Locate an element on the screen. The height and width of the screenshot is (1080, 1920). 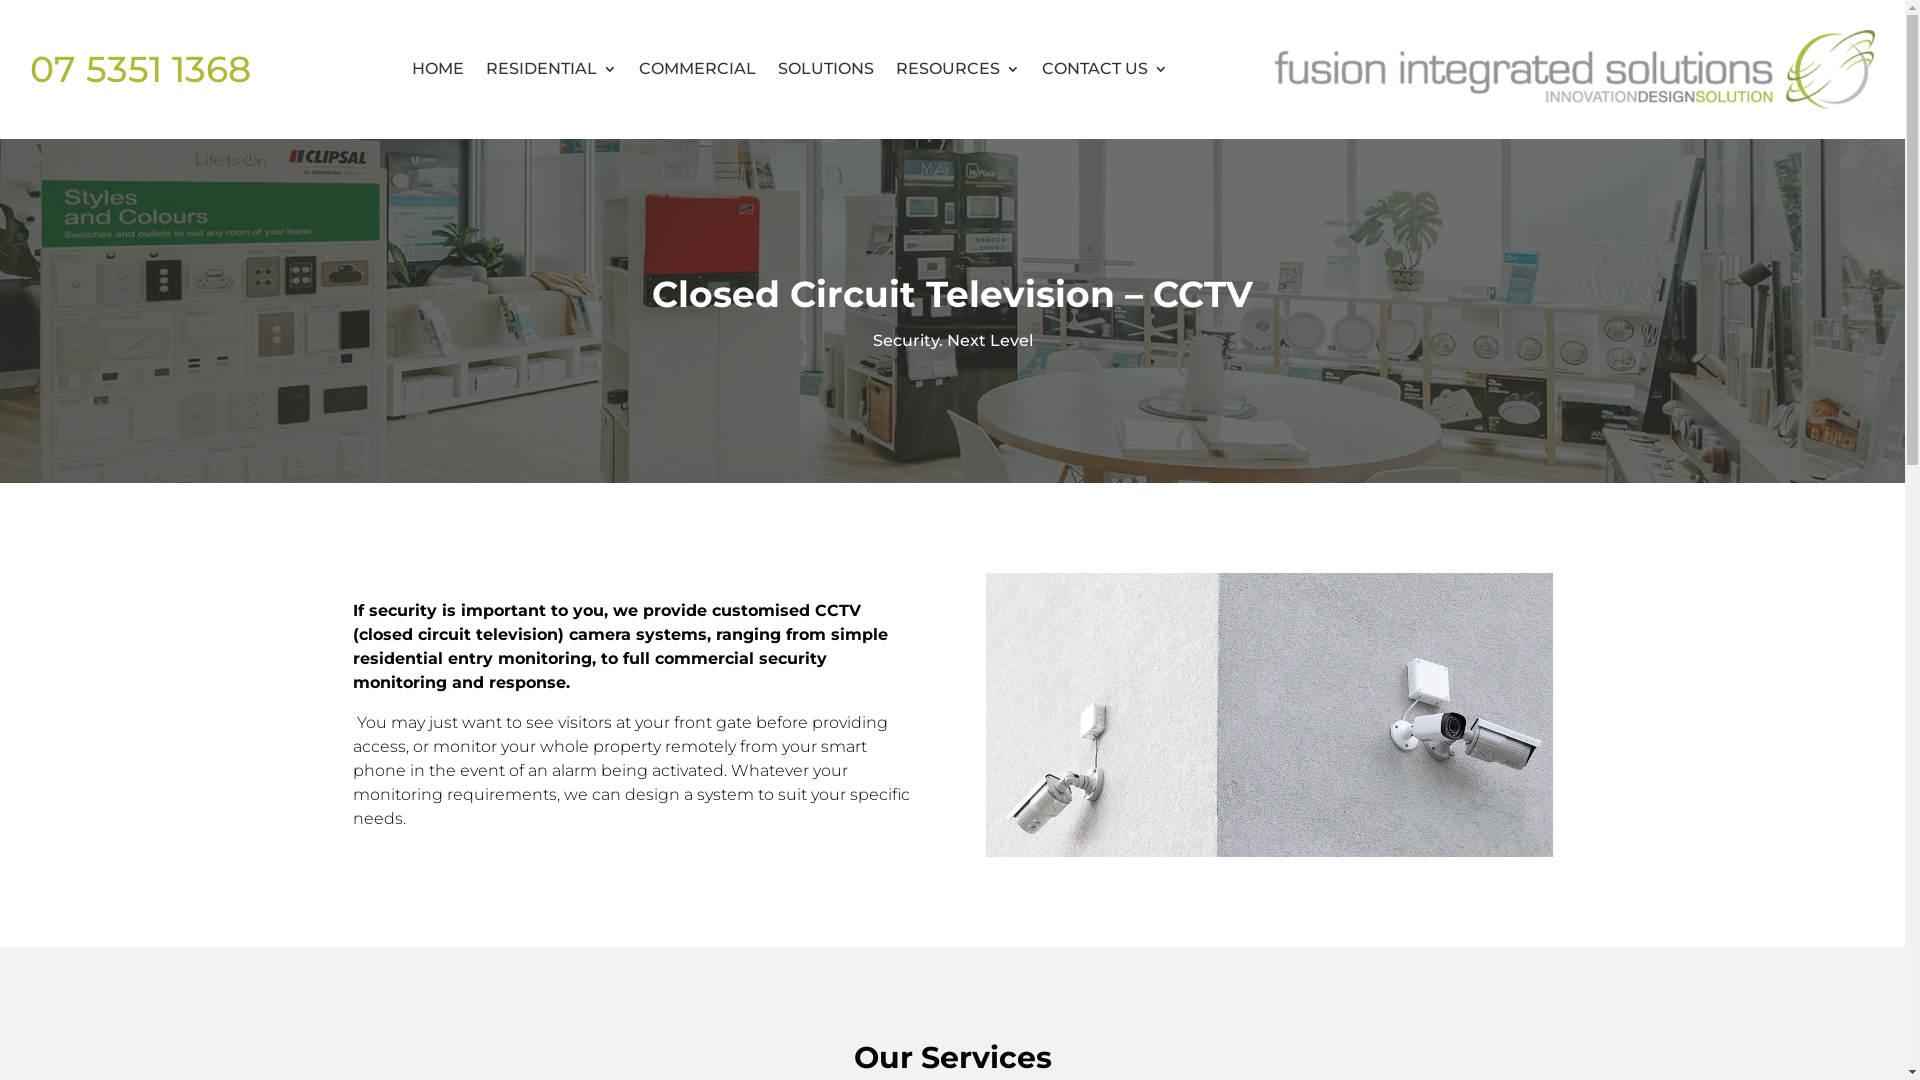
'COMMERCIAL' is located at coordinates (637, 68).